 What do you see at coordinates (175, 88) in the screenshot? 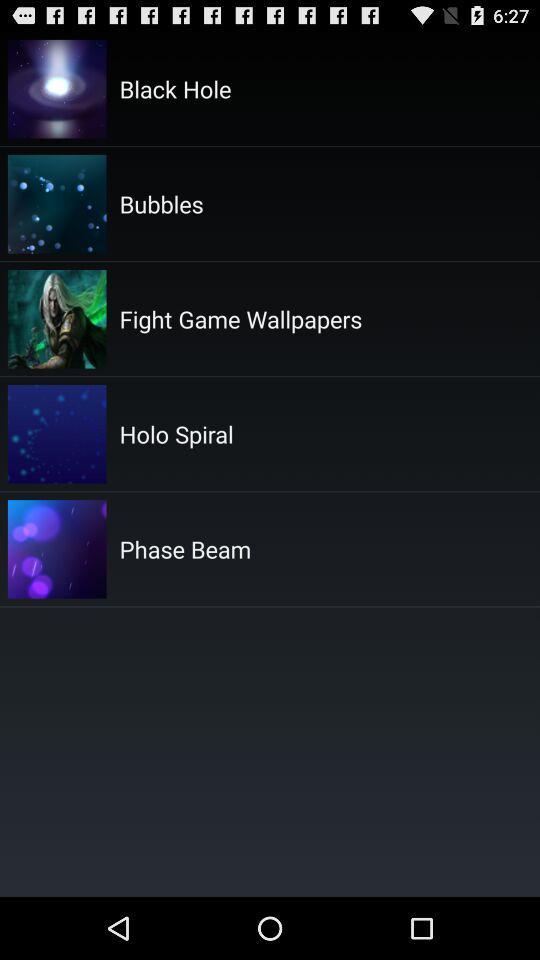
I see `the icon above the bubbles icon` at bounding box center [175, 88].